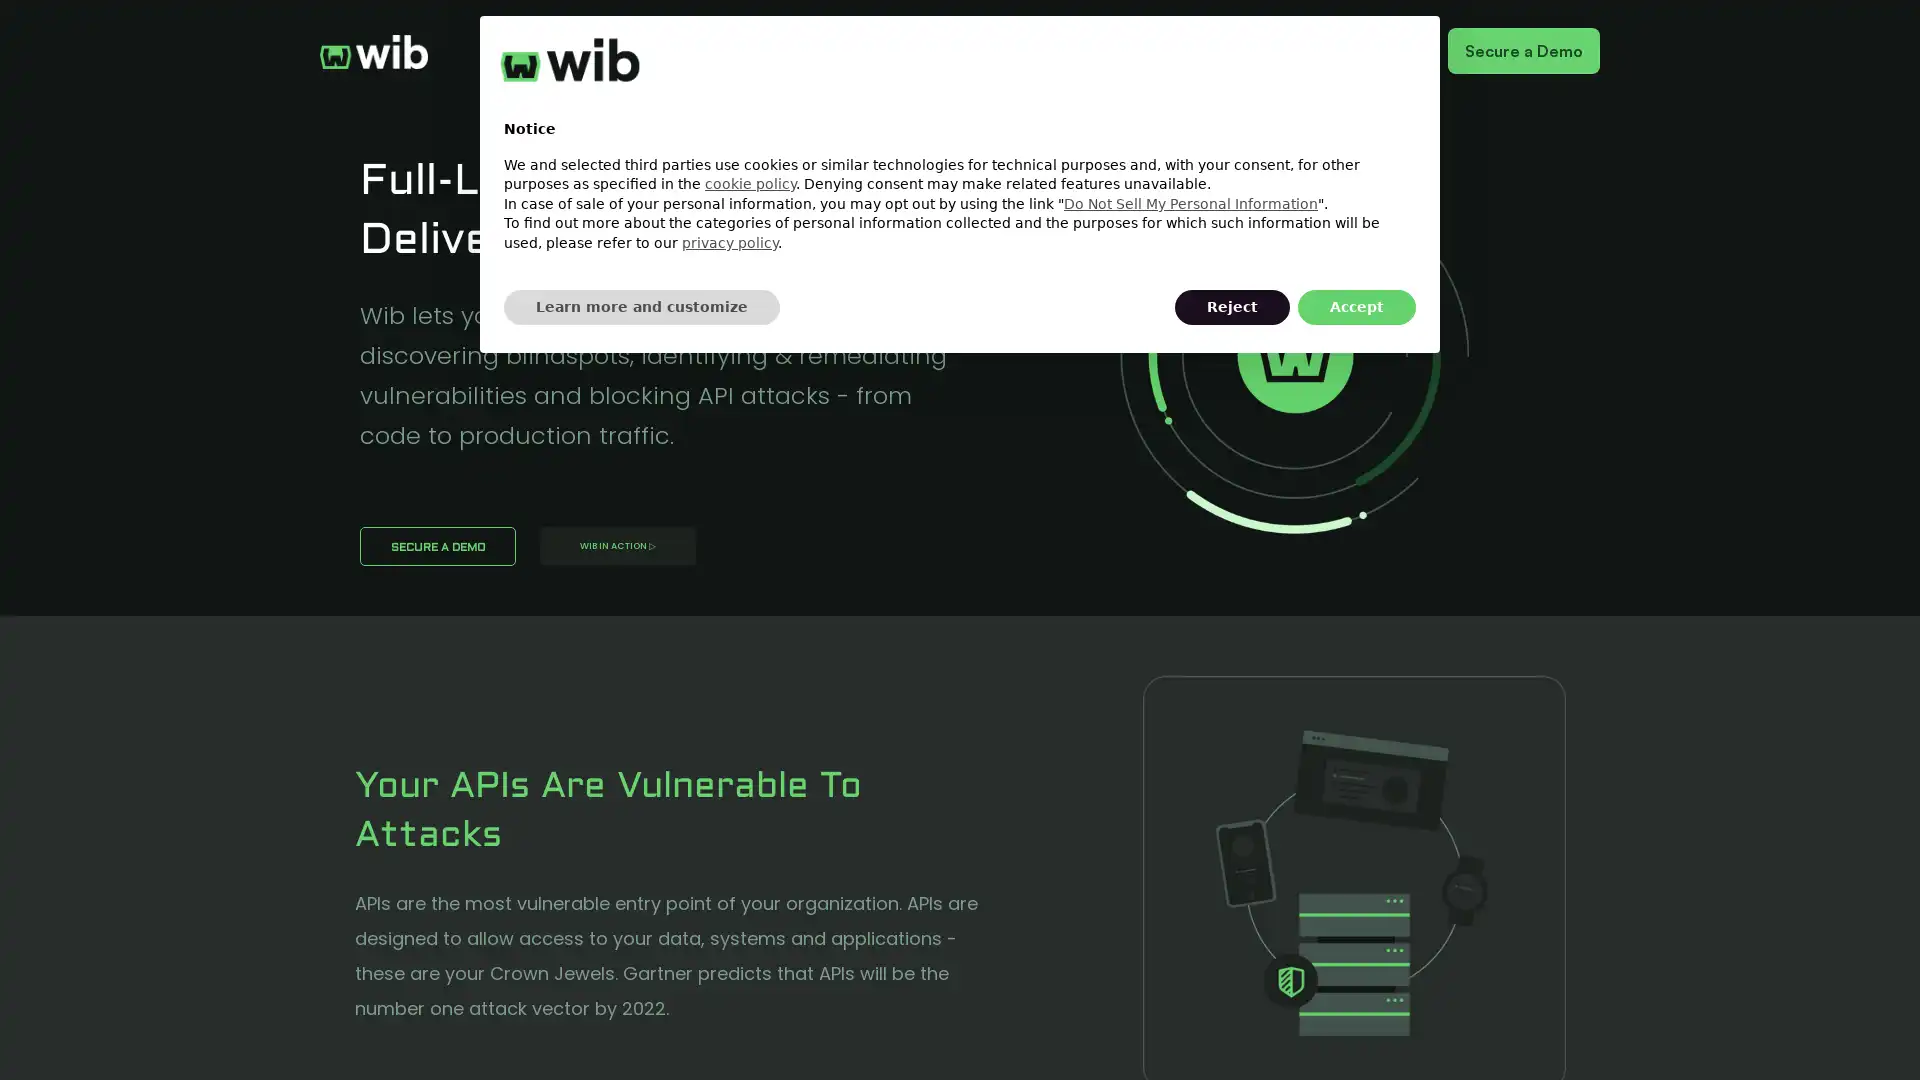 The image size is (1920, 1080). I want to click on Learn more and customize, so click(642, 307).